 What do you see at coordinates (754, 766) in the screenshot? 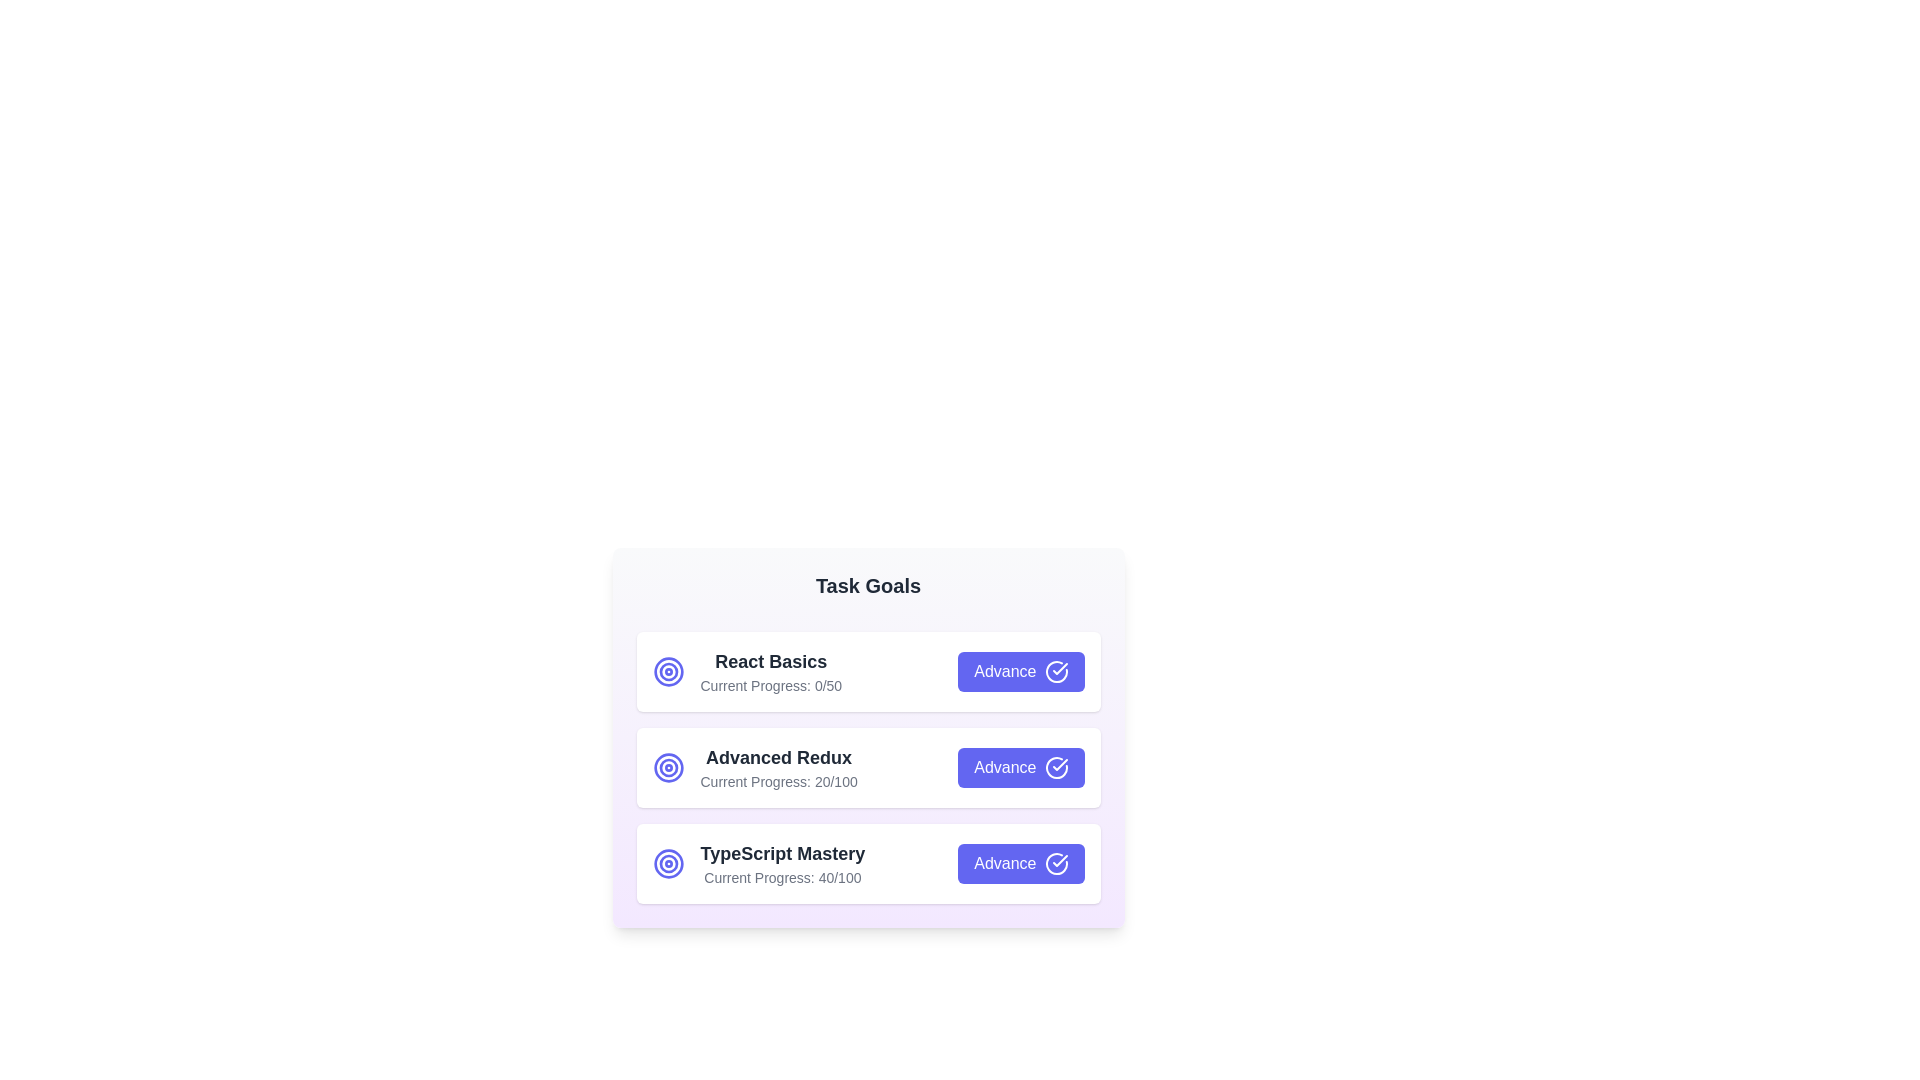
I see `the informational text element titled 'Advanced Redux' which includes a progress indicator, located in the 'Task Goals' panel` at bounding box center [754, 766].